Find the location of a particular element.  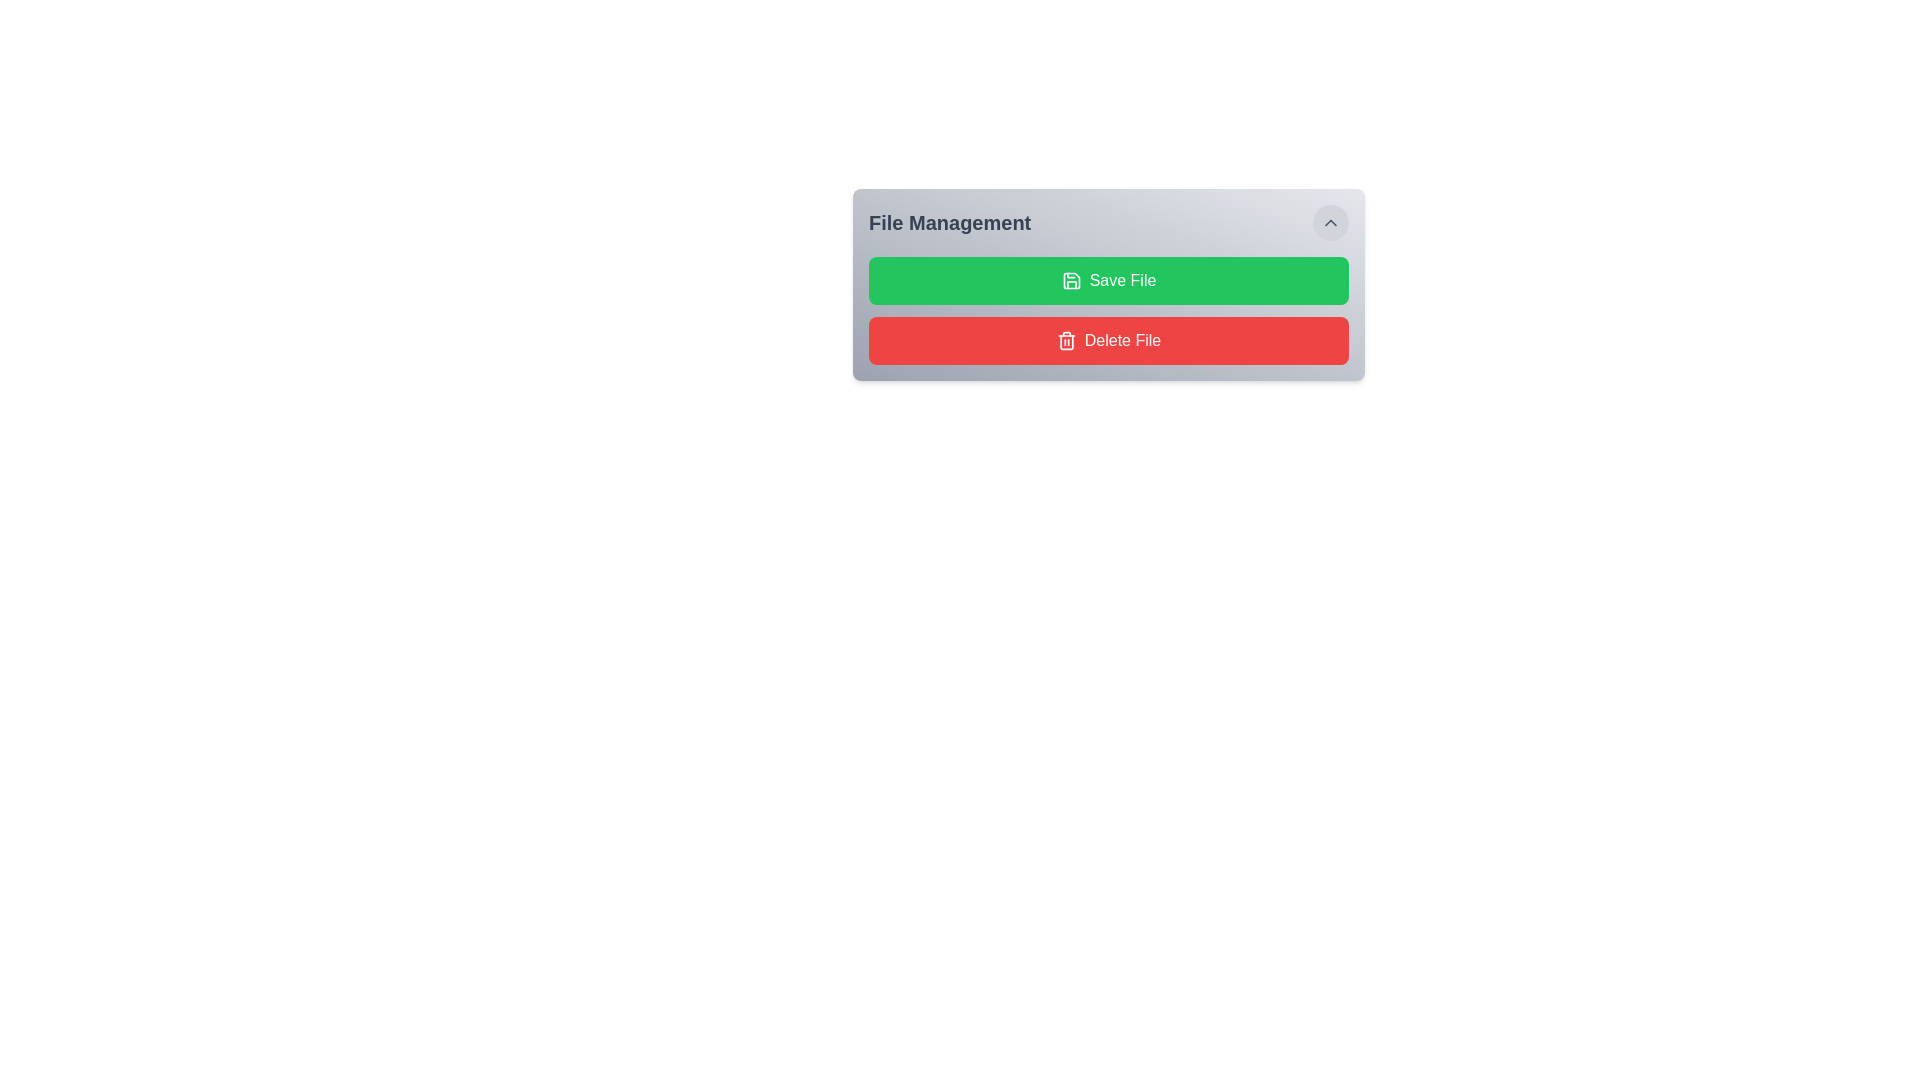

the 'Delete File' text label within the red button located beneath the green 'Save File' button in the 'File Management' section is located at coordinates (1123, 339).